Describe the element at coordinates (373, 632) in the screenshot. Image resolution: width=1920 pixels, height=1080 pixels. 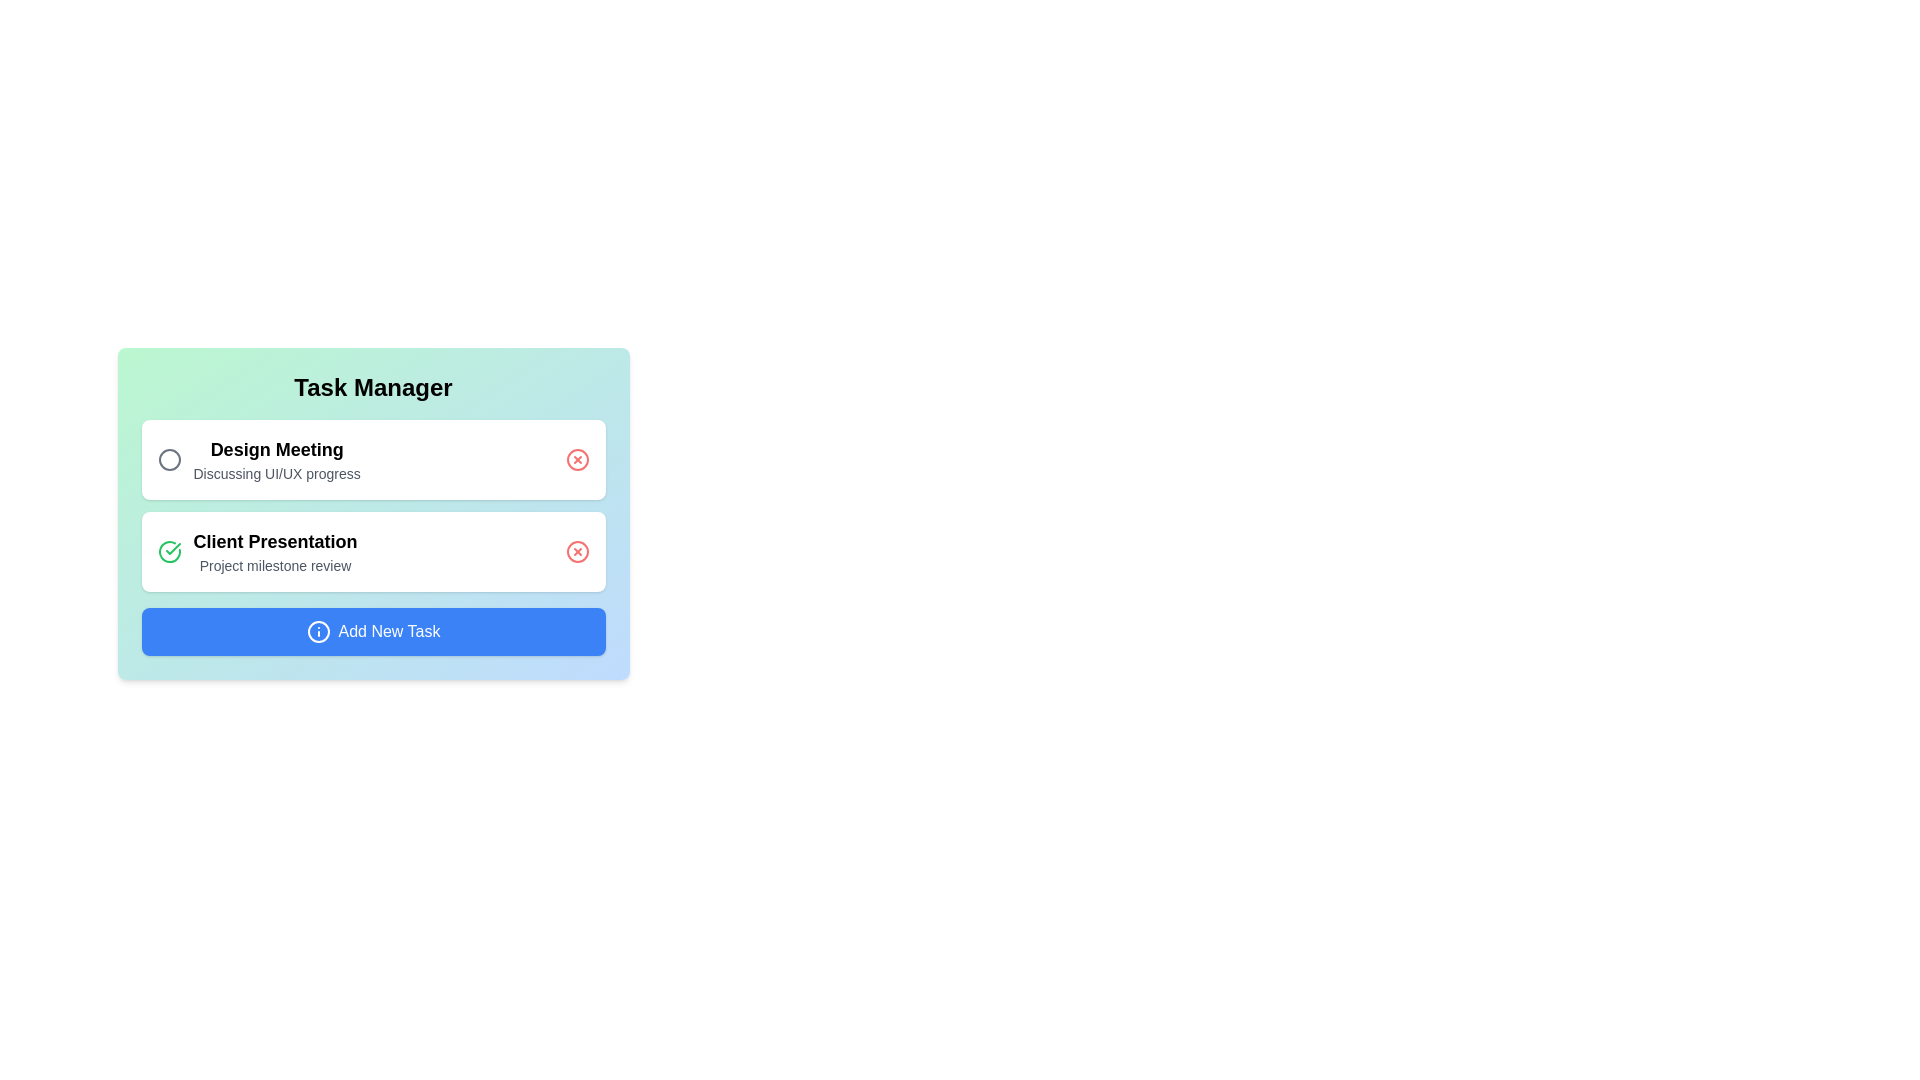
I see `the 'Add New Task' button` at that location.